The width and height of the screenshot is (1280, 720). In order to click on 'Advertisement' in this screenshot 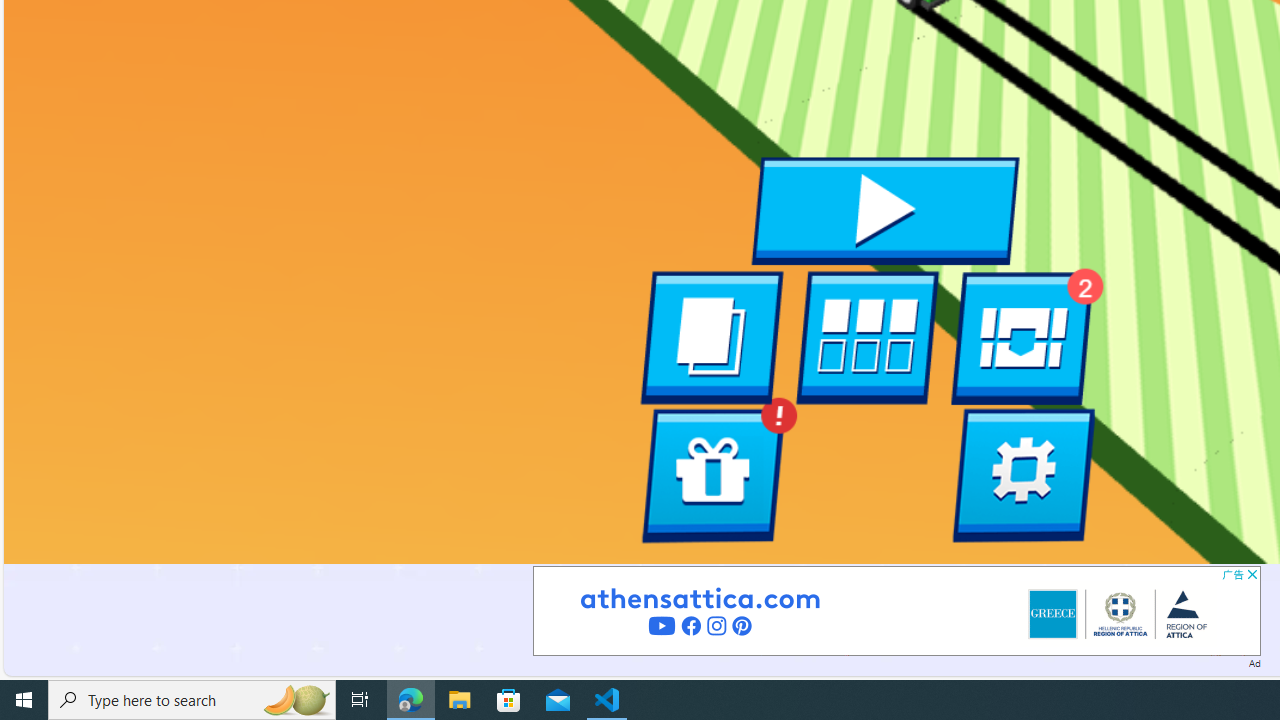, I will do `click(895, 609)`.